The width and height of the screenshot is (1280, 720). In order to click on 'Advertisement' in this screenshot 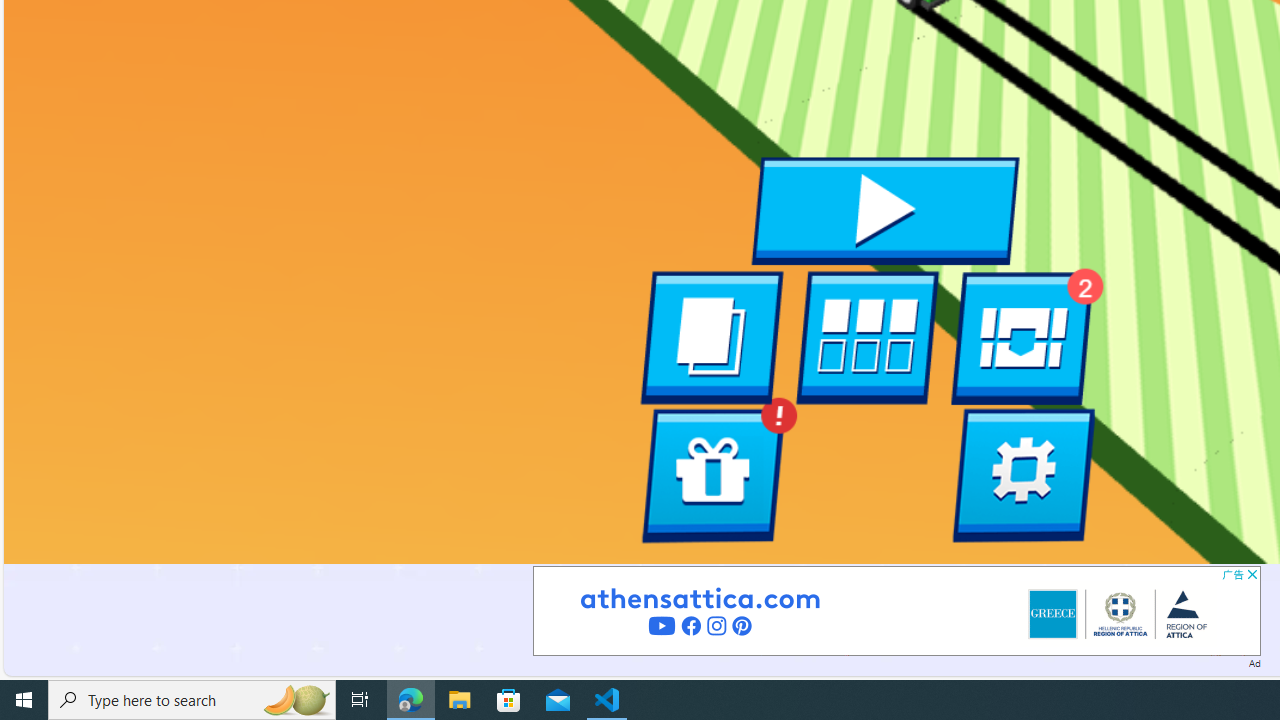, I will do `click(895, 609)`.